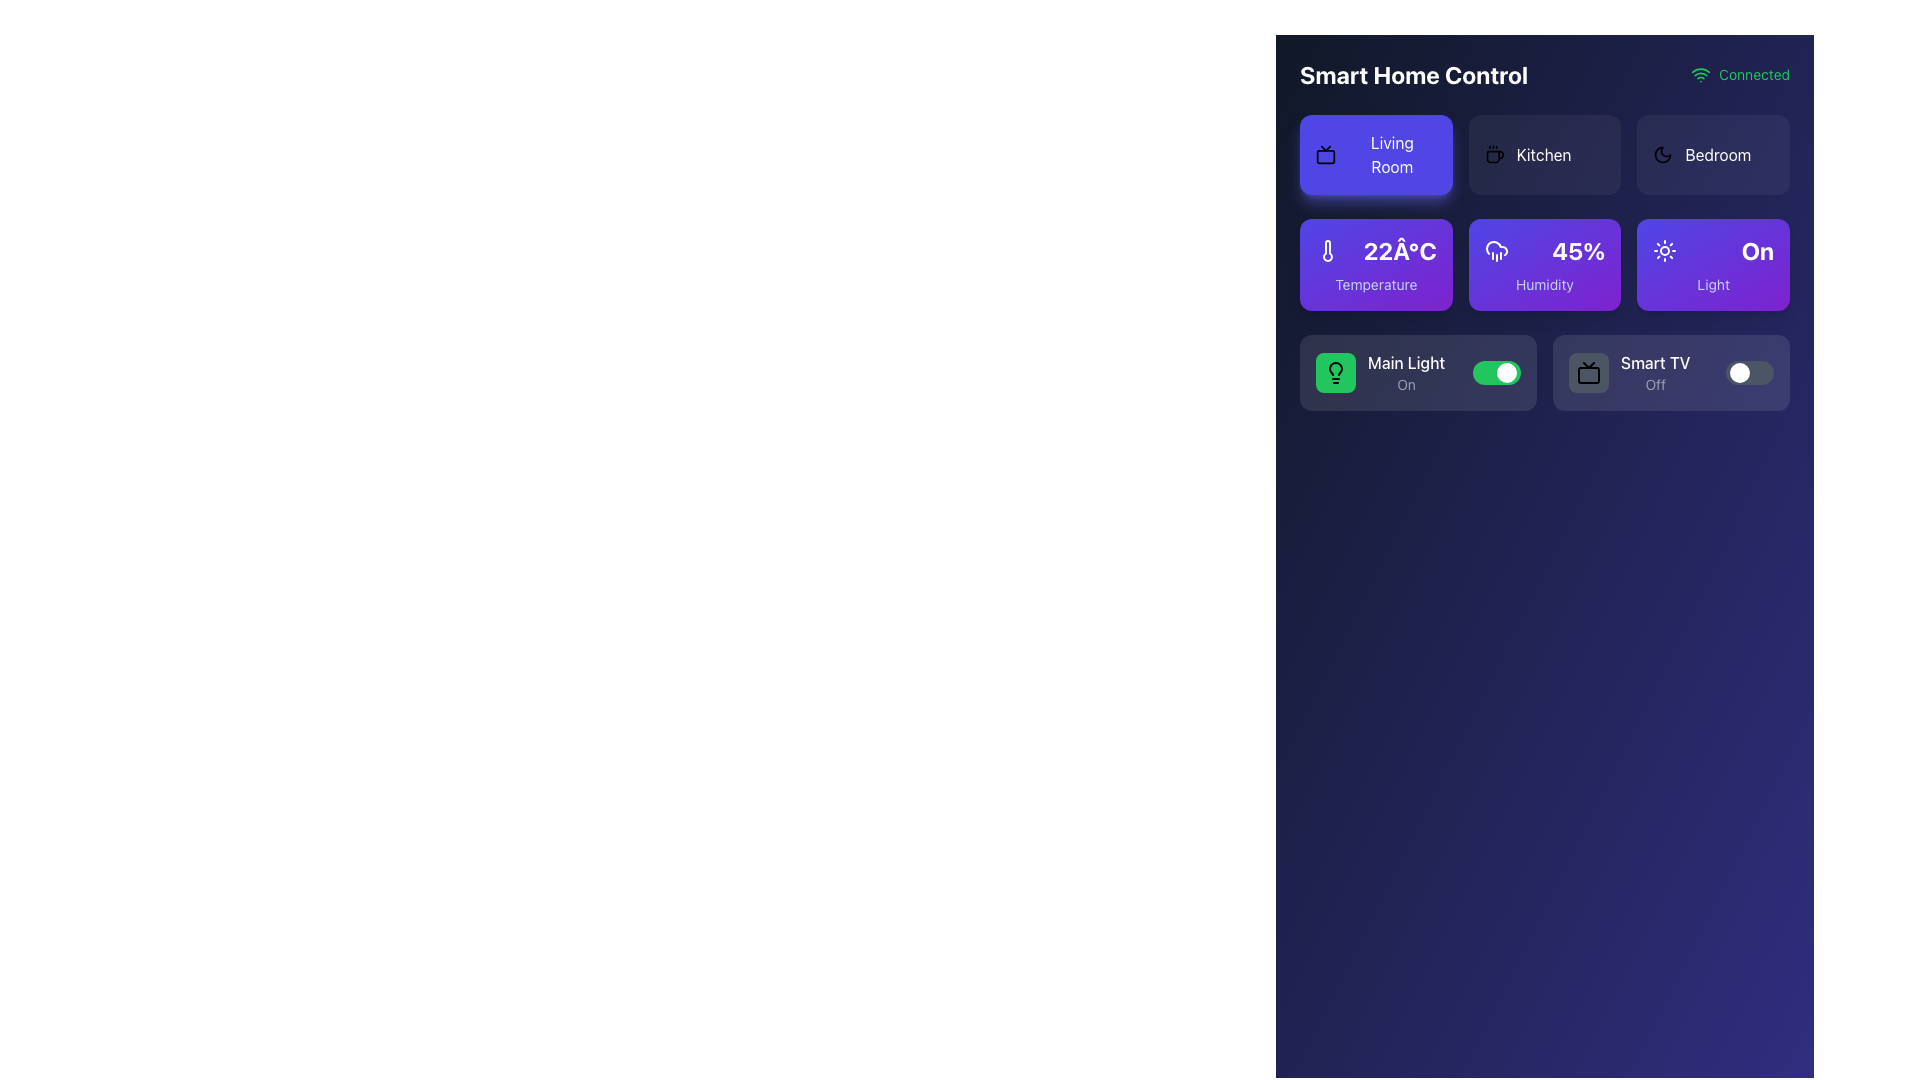  Describe the element at coordinates (1375, 249) in the screenshot. I see `the temperature display field indicating '22Â°C' in the Smart Home Control interface` at that location.